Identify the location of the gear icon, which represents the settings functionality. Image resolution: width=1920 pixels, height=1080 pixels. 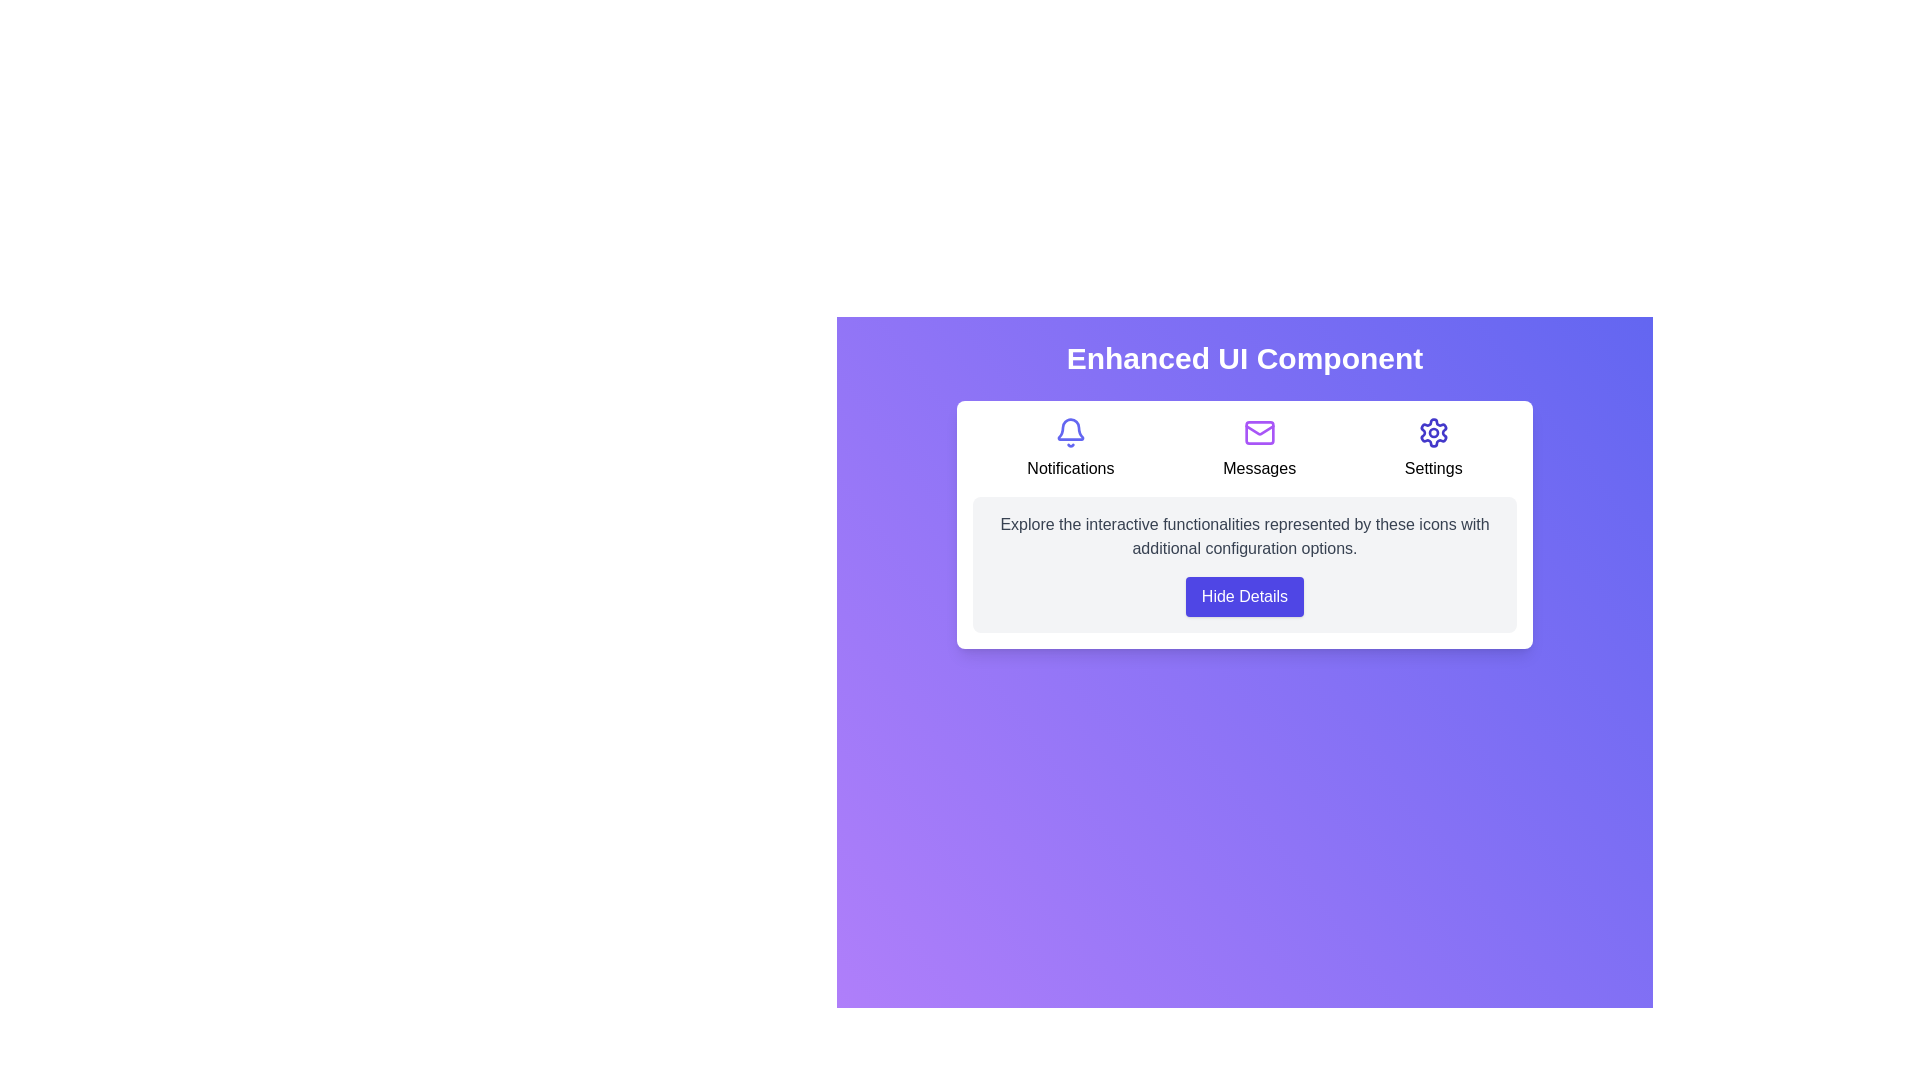
(1432, 431).